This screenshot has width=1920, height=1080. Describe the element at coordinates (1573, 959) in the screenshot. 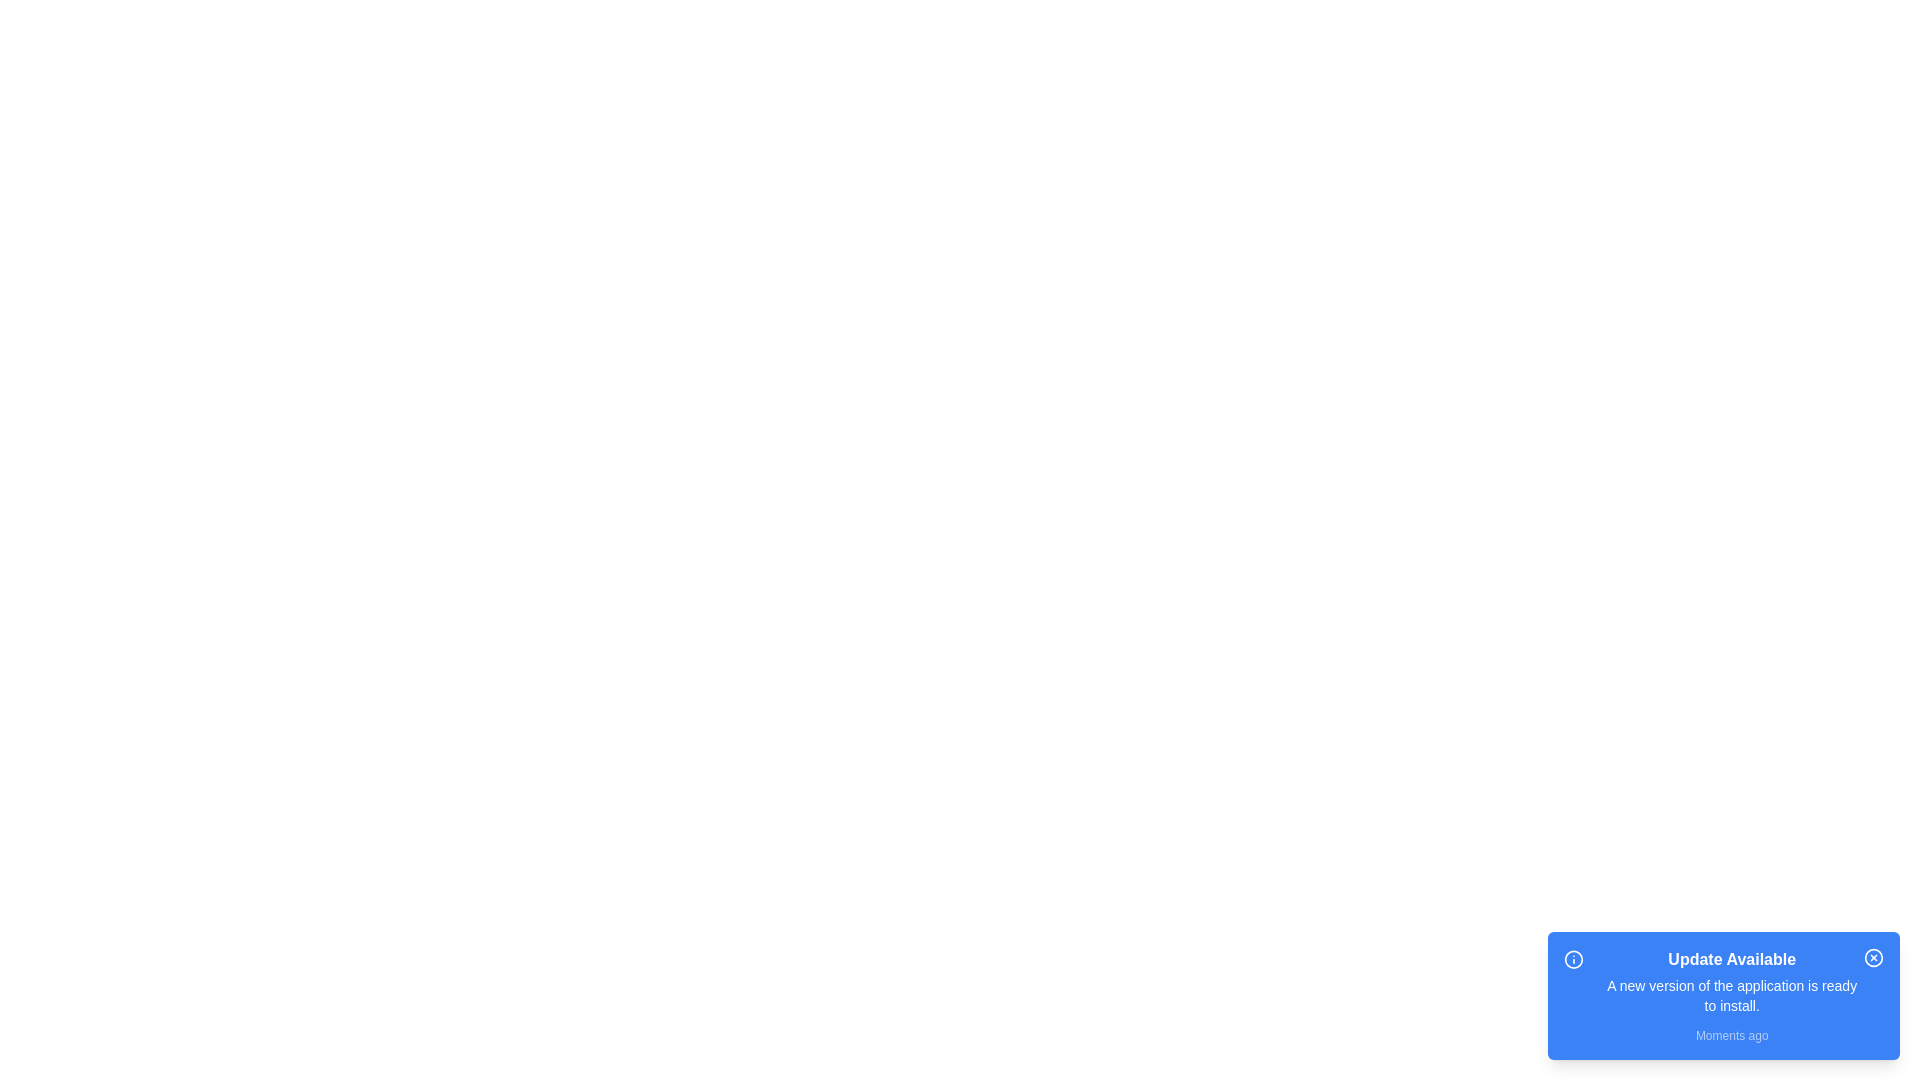

I see `the information icon to inspect it` at that location.